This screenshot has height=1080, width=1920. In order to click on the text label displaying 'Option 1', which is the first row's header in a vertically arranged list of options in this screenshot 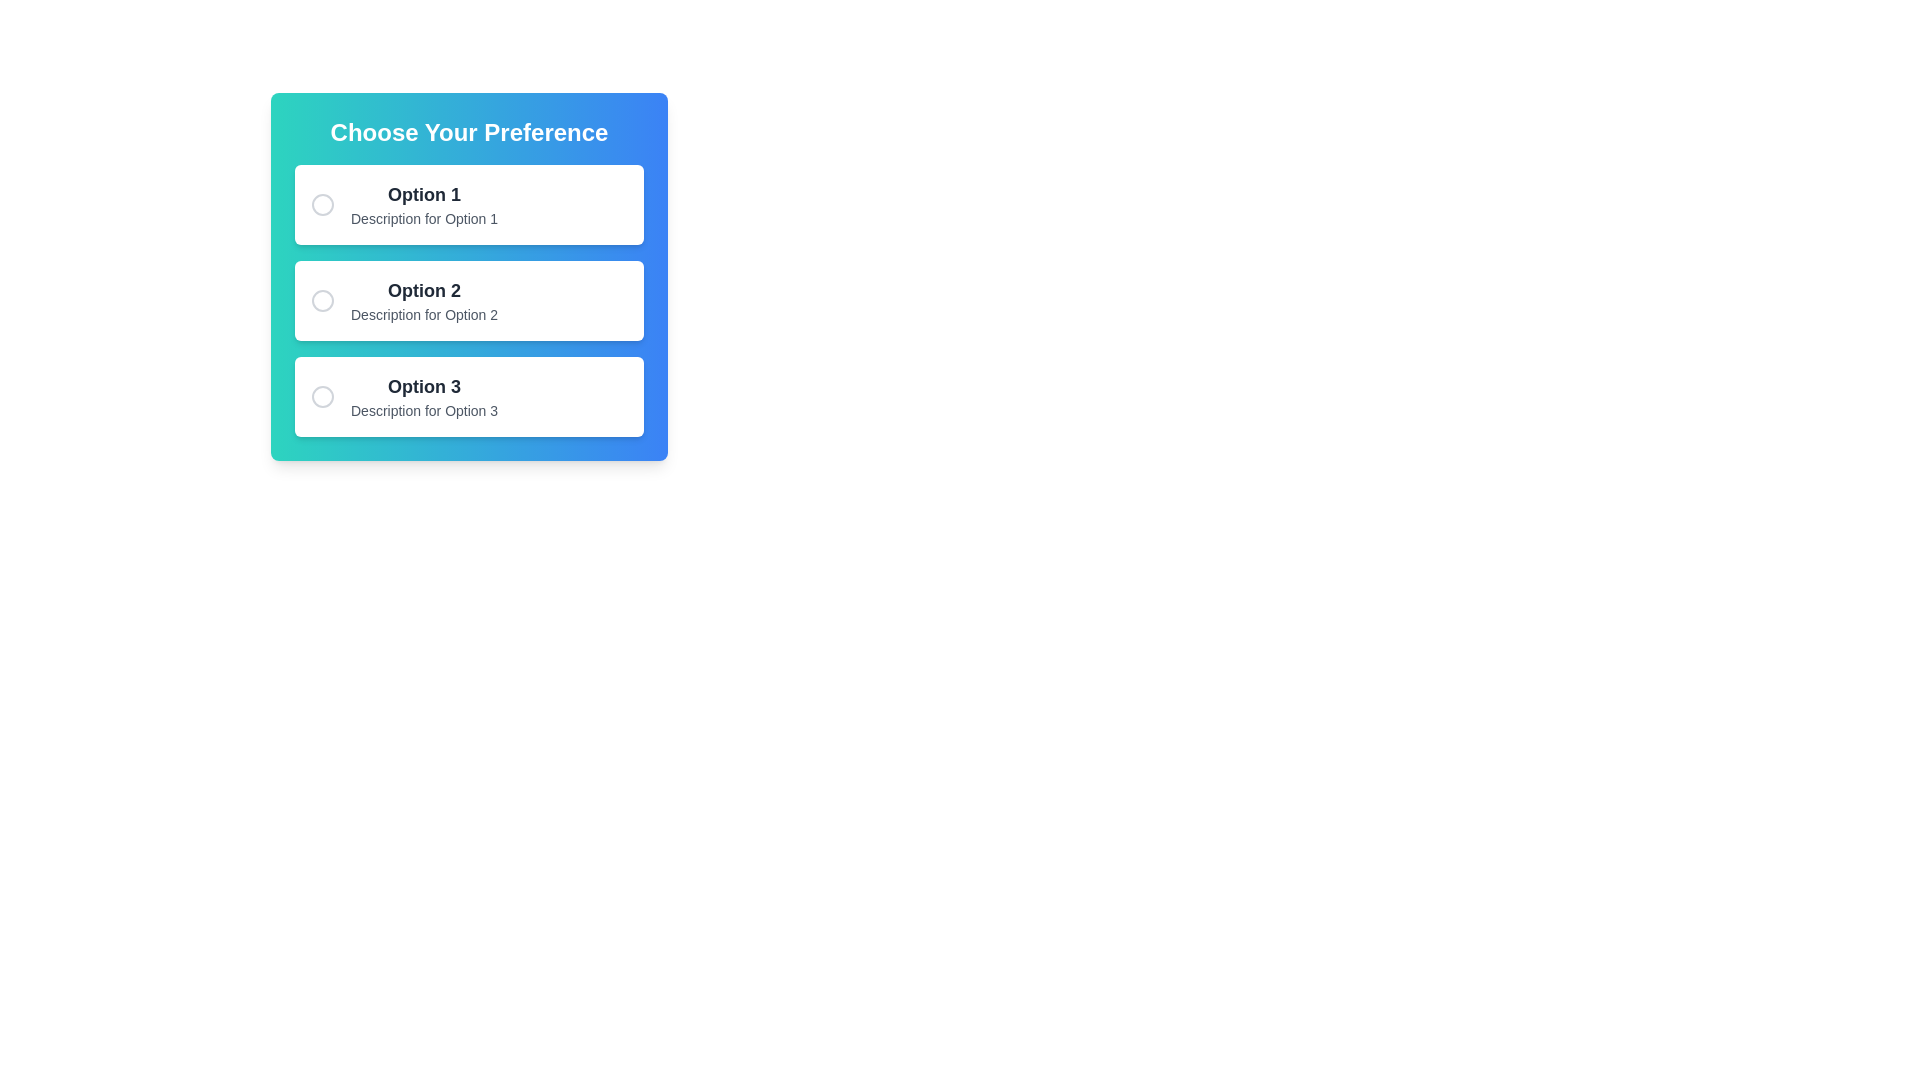, I will do `click(423, 195)`.